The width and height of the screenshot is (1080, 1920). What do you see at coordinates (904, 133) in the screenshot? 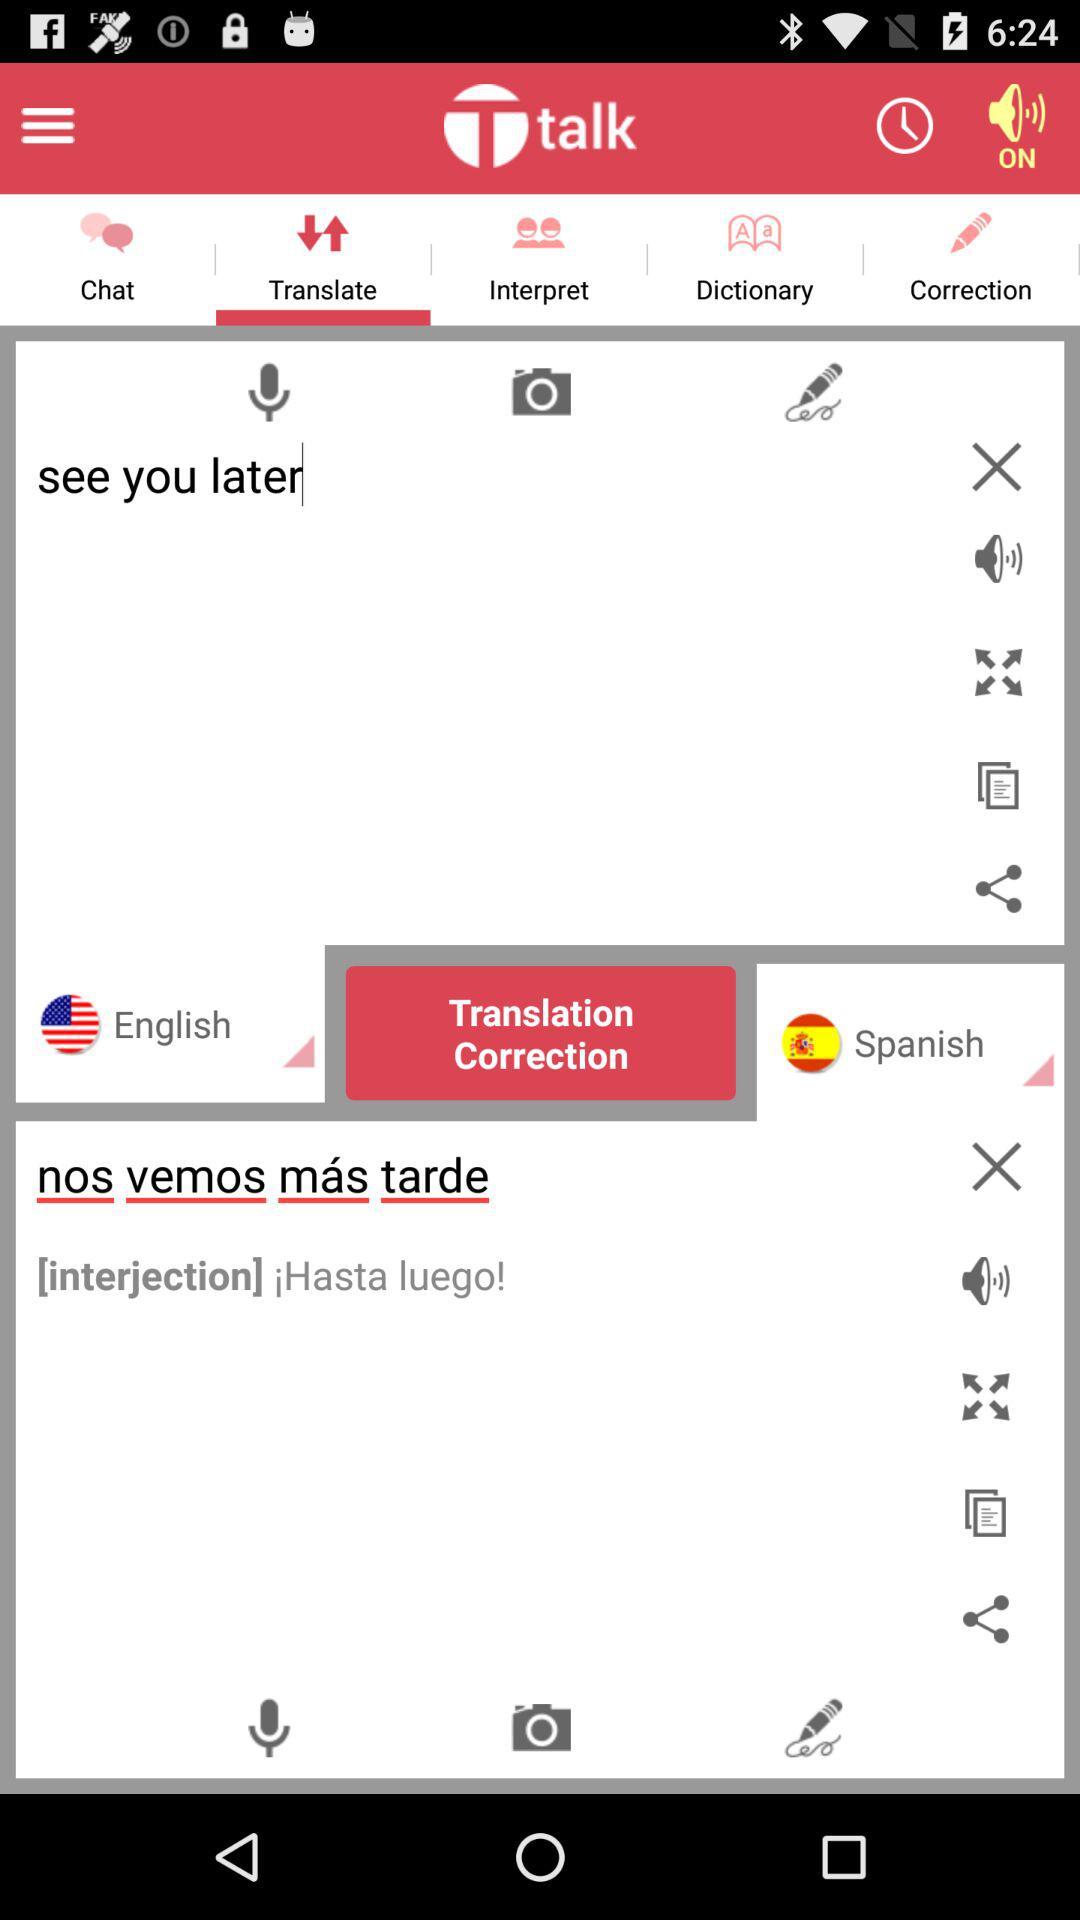
I see `the time icon` at bounding box center [904, 133].